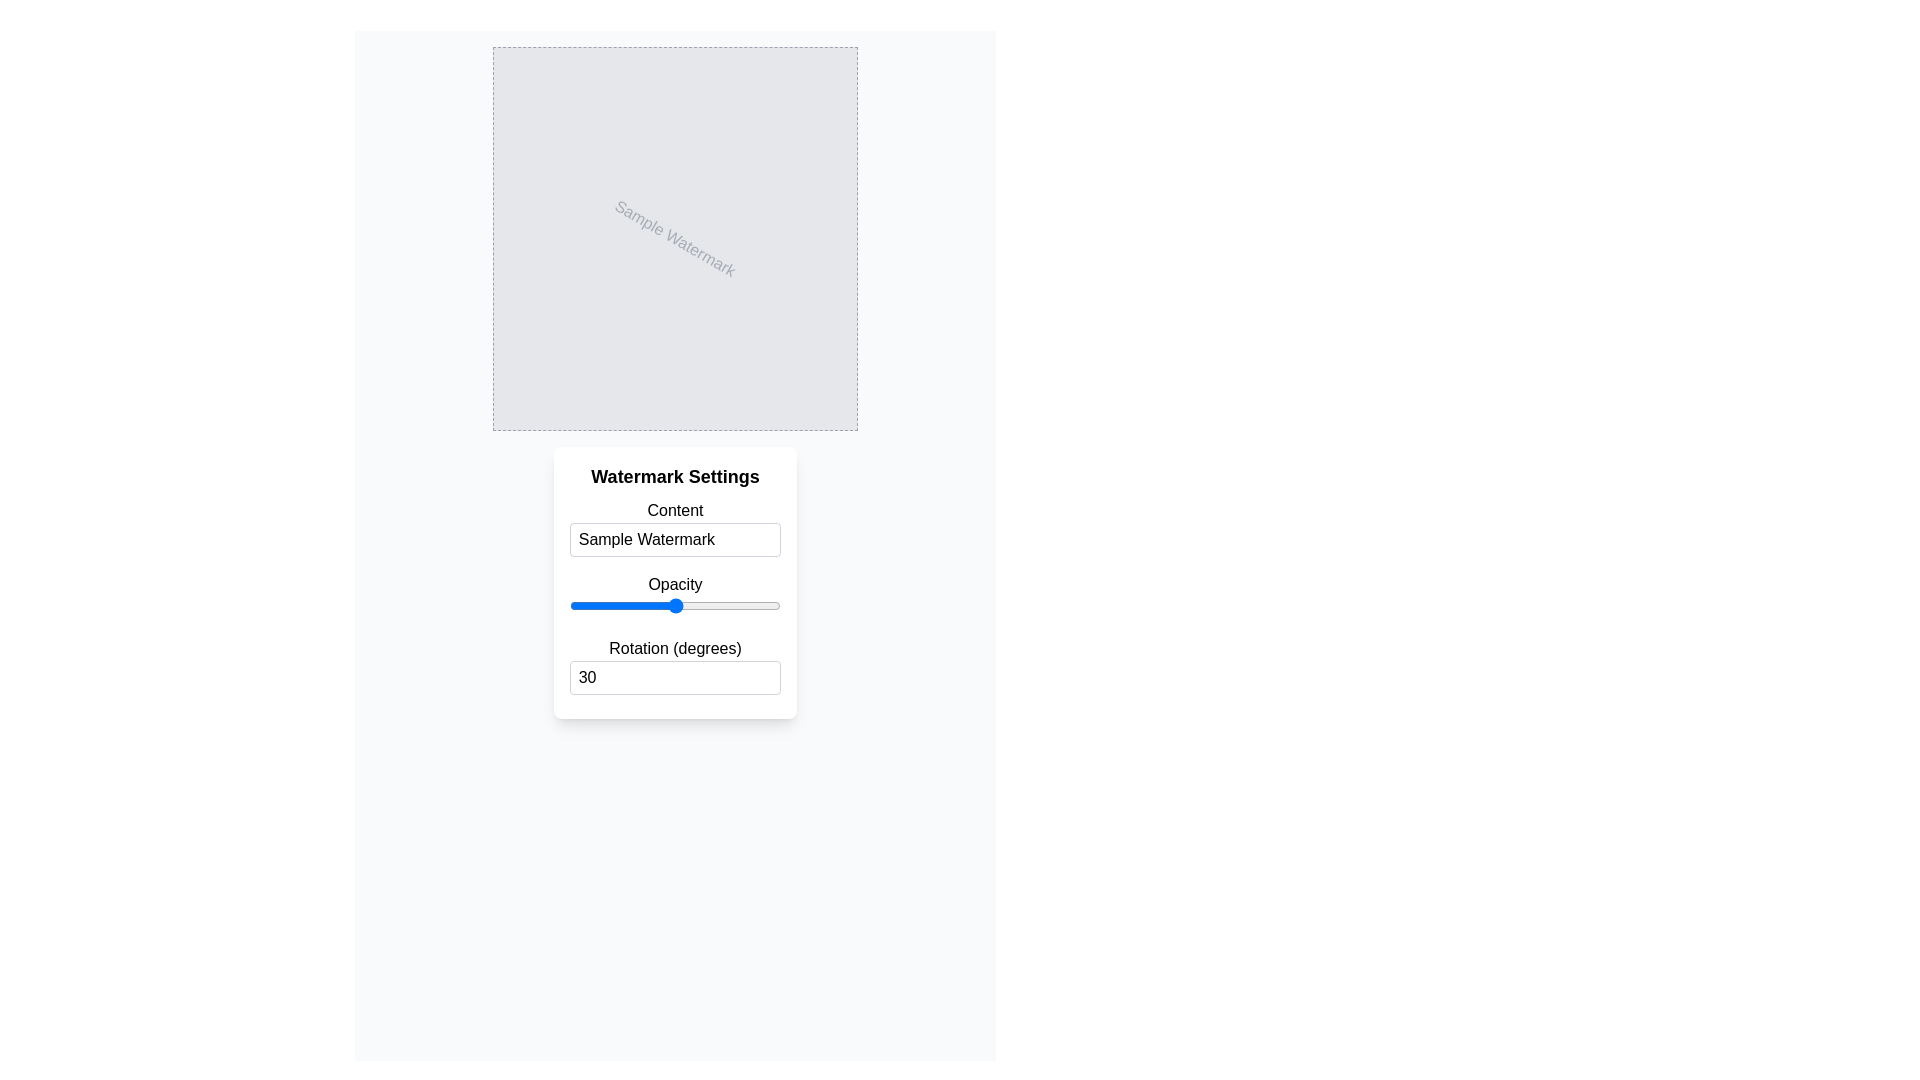 The width and height of the screenshot is (1920, 1080). What do you see at coordinates (675, 540) in the screenshot?
I see `the text within the text input field that has rounded corners and a light gray background, which contains the placeholder text 'Sample Watermark'` at bounding box center [675, 540].